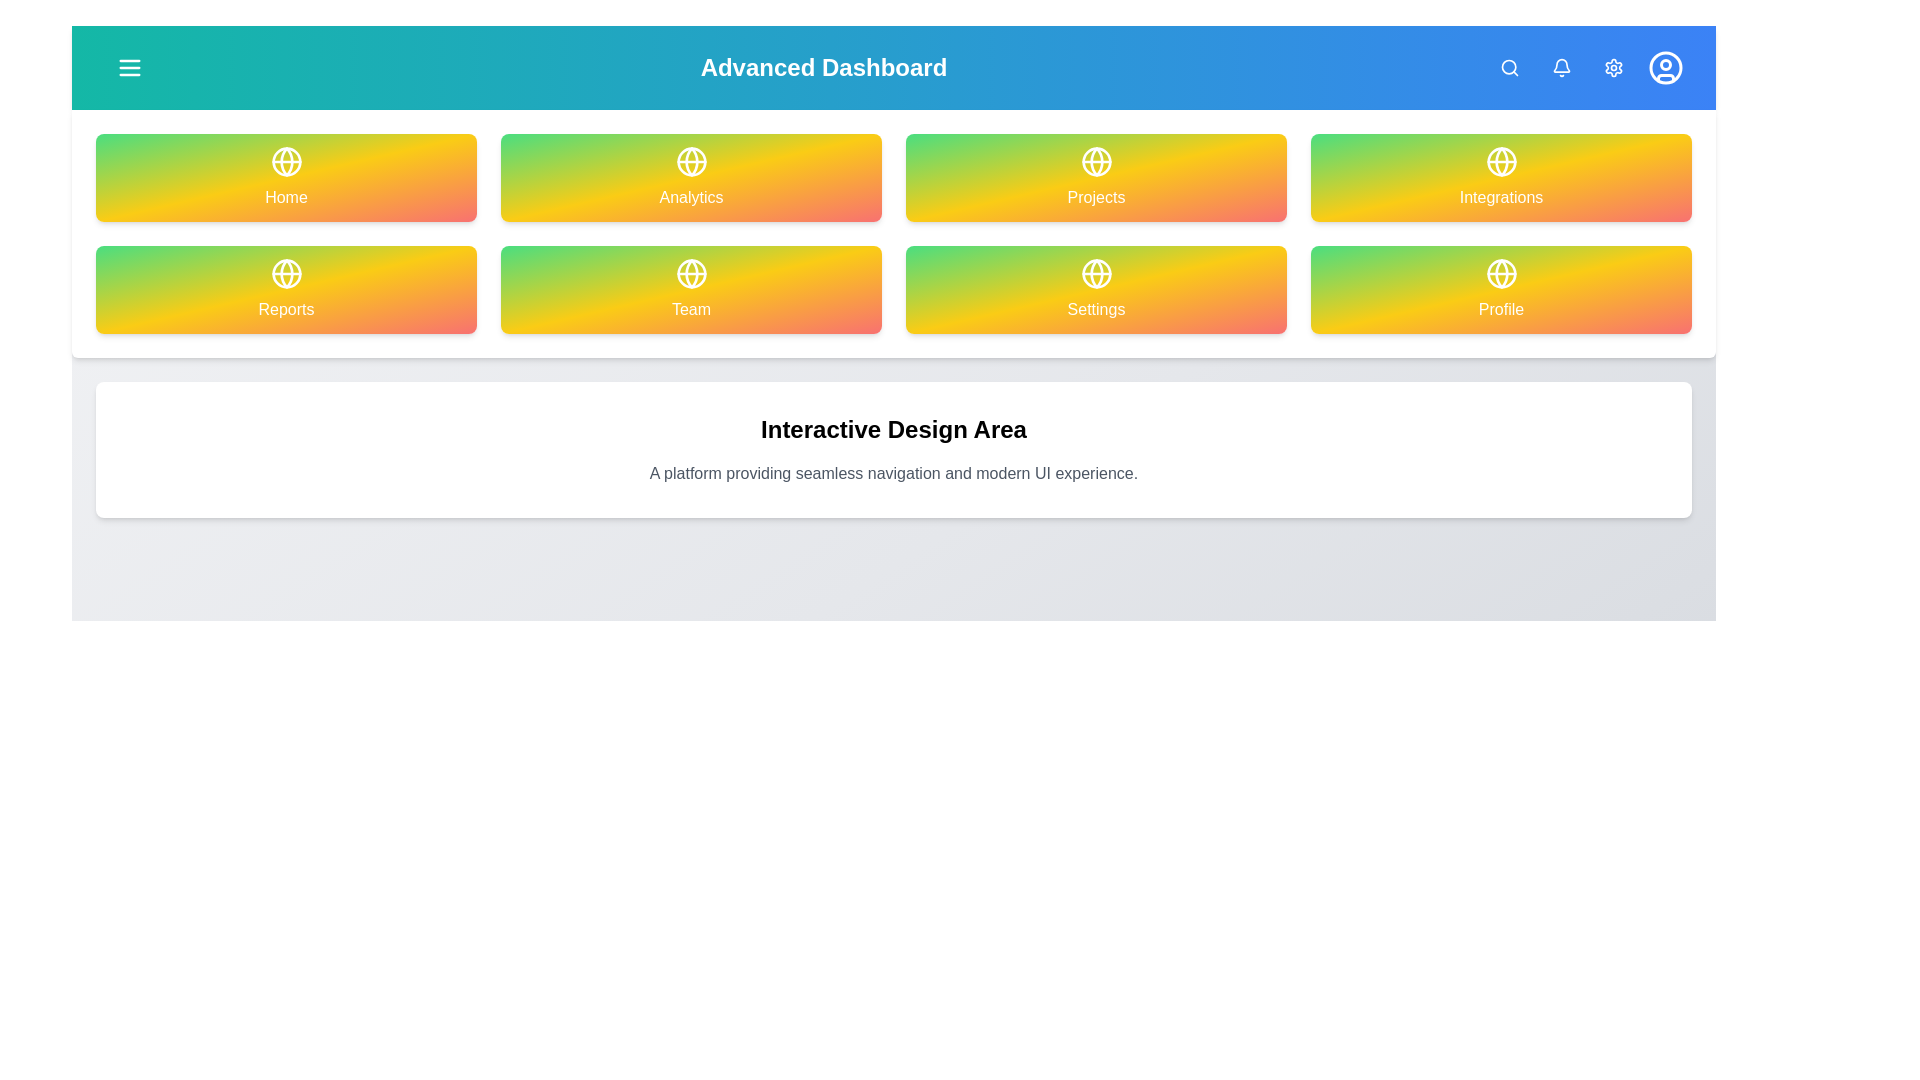 This screenshot has height=1080, width=1920. I want to click on the Profile button in the navigation bar, so click(1665, 67).